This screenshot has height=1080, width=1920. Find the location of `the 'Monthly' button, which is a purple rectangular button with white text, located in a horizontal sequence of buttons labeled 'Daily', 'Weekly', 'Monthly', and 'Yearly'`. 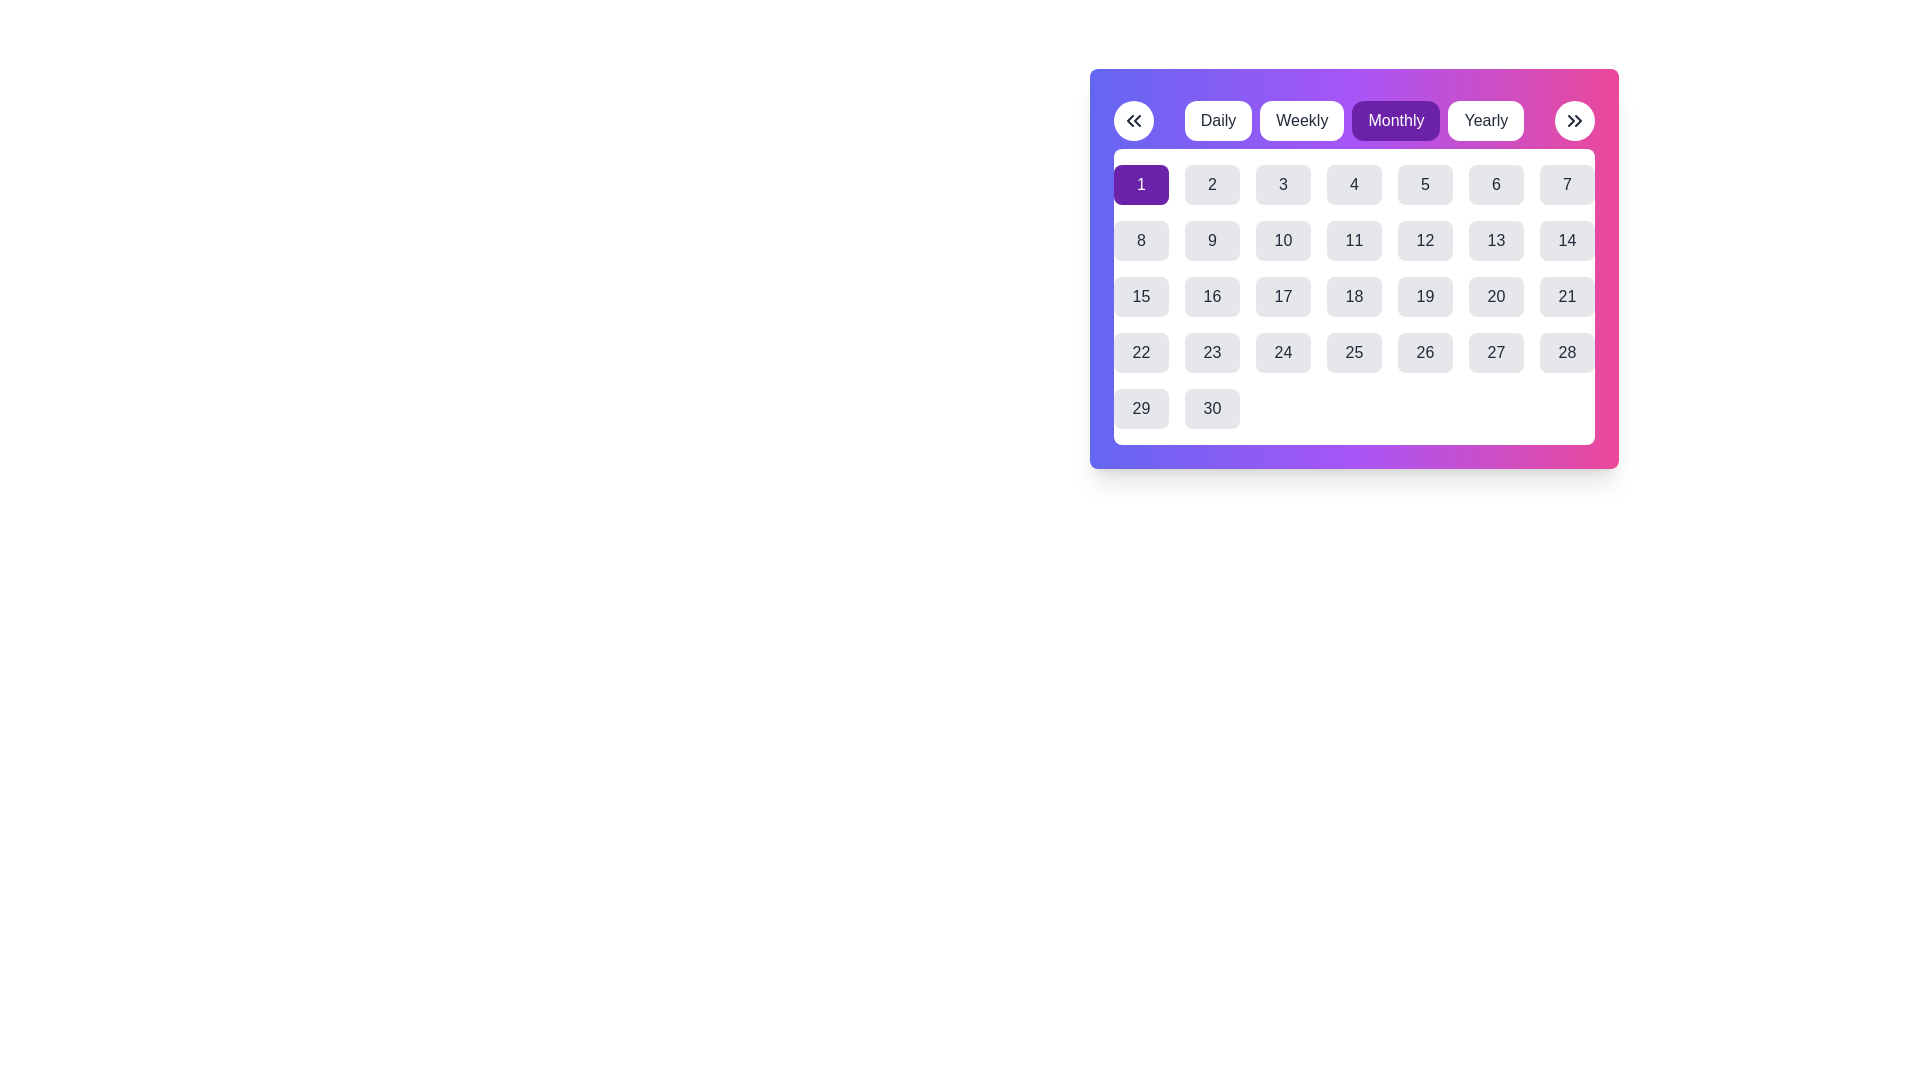

the 'Monthly' button, which is a purple rectangular button with white text, located in a horizontal sequence of buttons labeled 'Daily', 'Weekly', 'Monthly', and 'Yearly' is located at coordinates (1354, 120).